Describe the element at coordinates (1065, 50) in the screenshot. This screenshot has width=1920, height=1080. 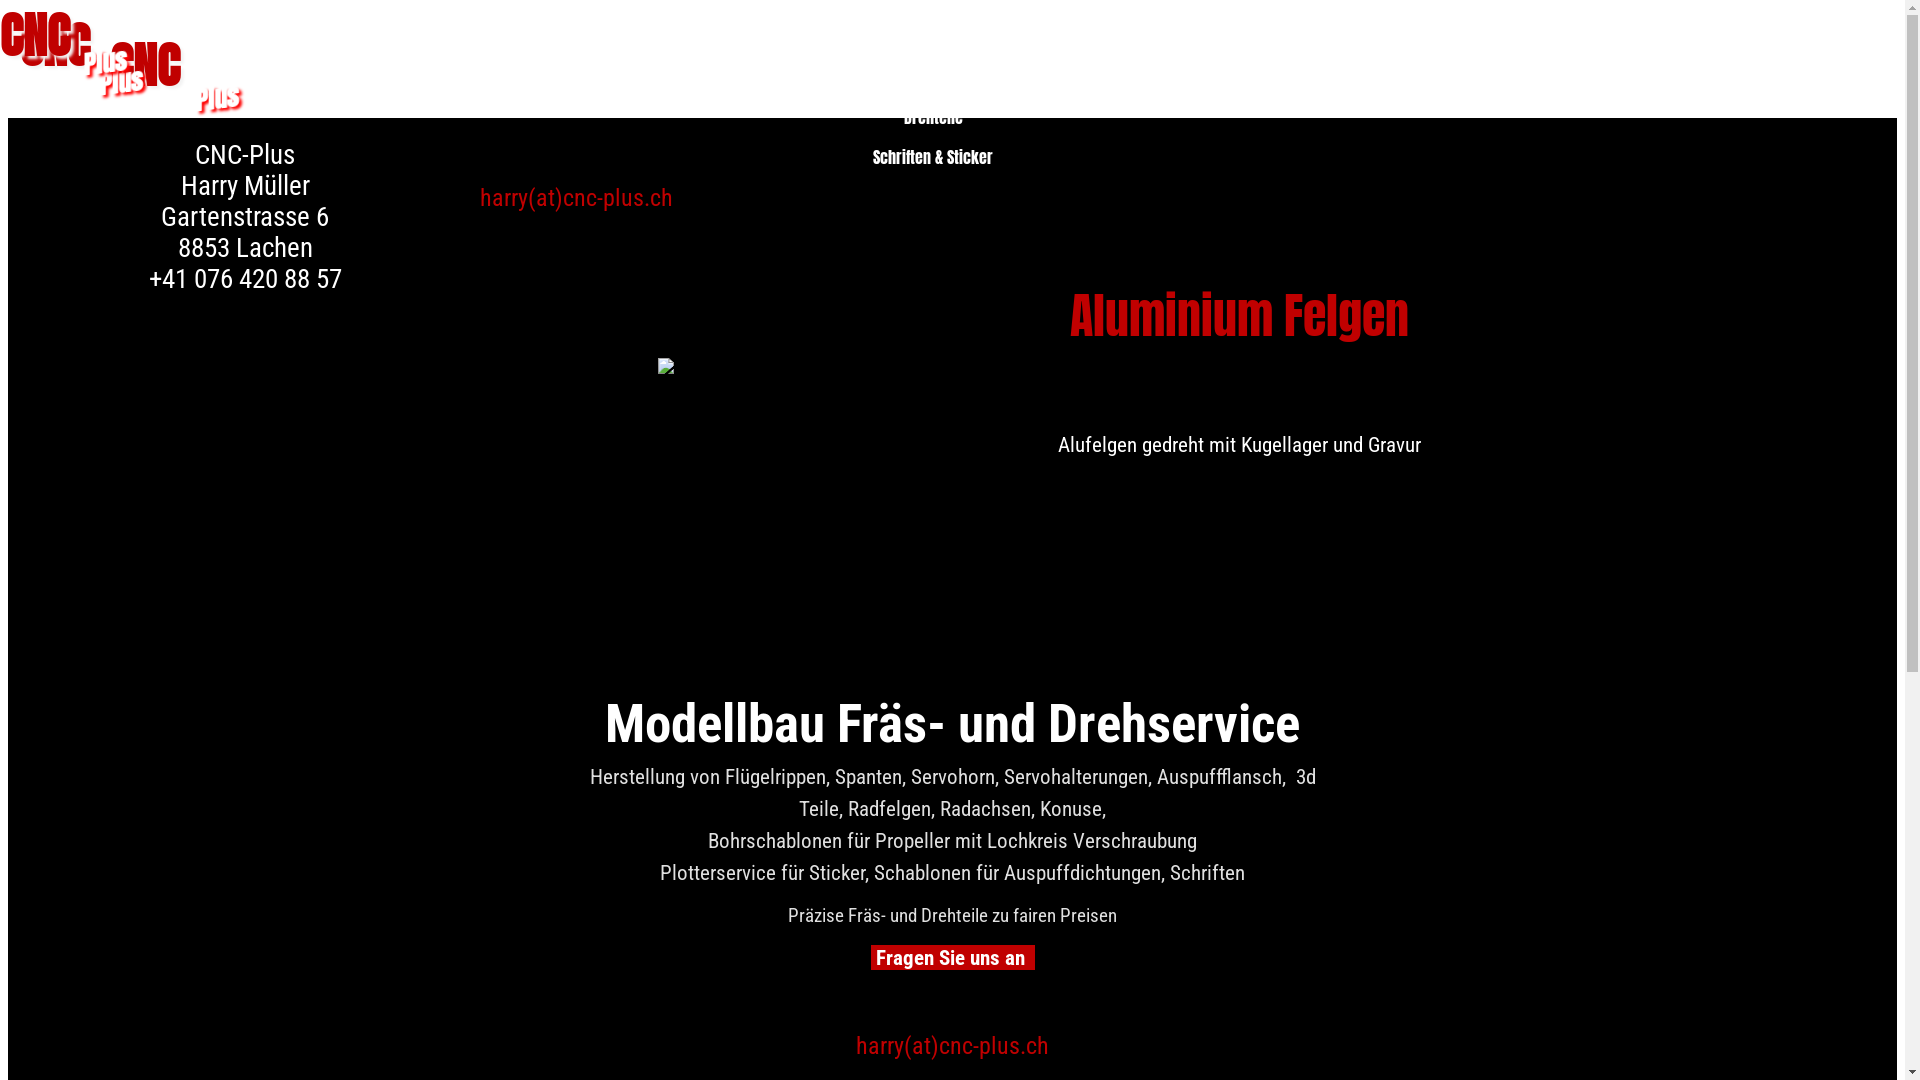
I see `'Kontakt'` at that location.